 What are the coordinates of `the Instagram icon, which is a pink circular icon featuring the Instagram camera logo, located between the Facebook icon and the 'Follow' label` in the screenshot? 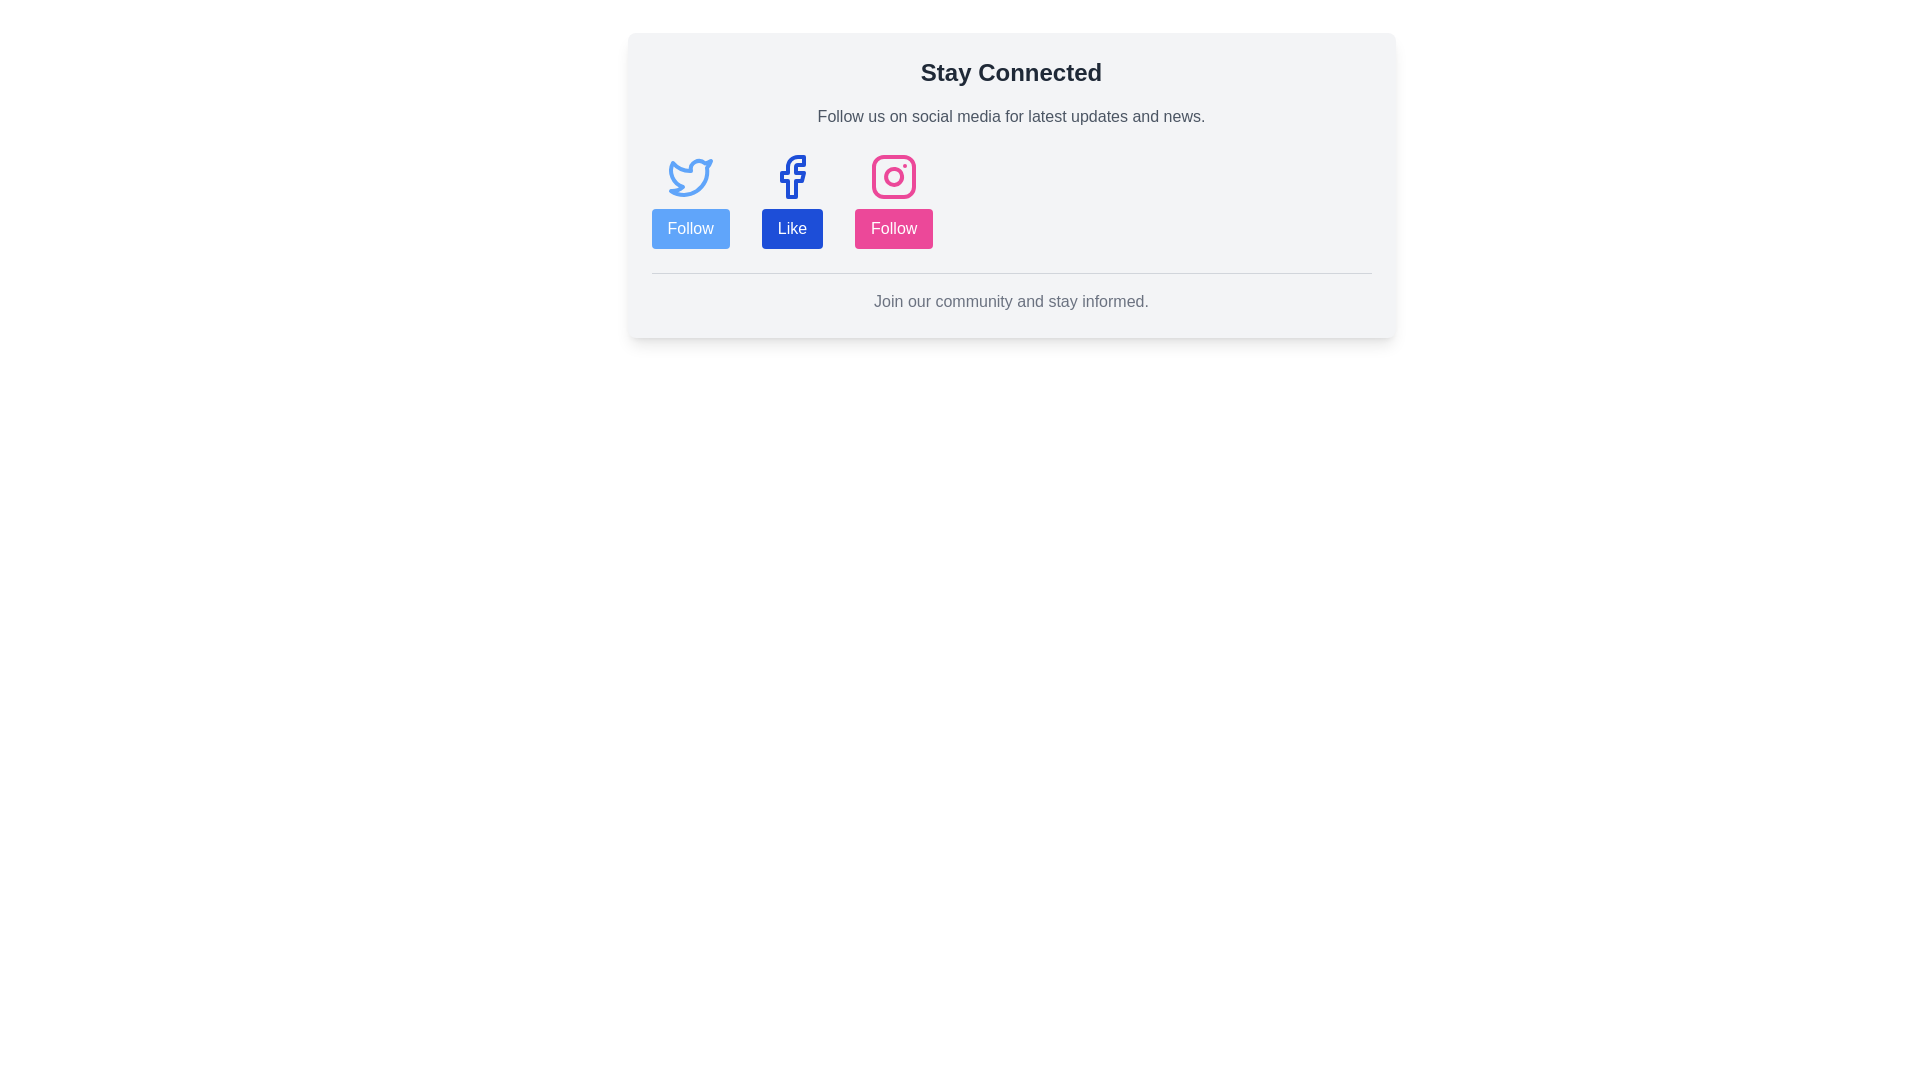 It's located at (893, 176).